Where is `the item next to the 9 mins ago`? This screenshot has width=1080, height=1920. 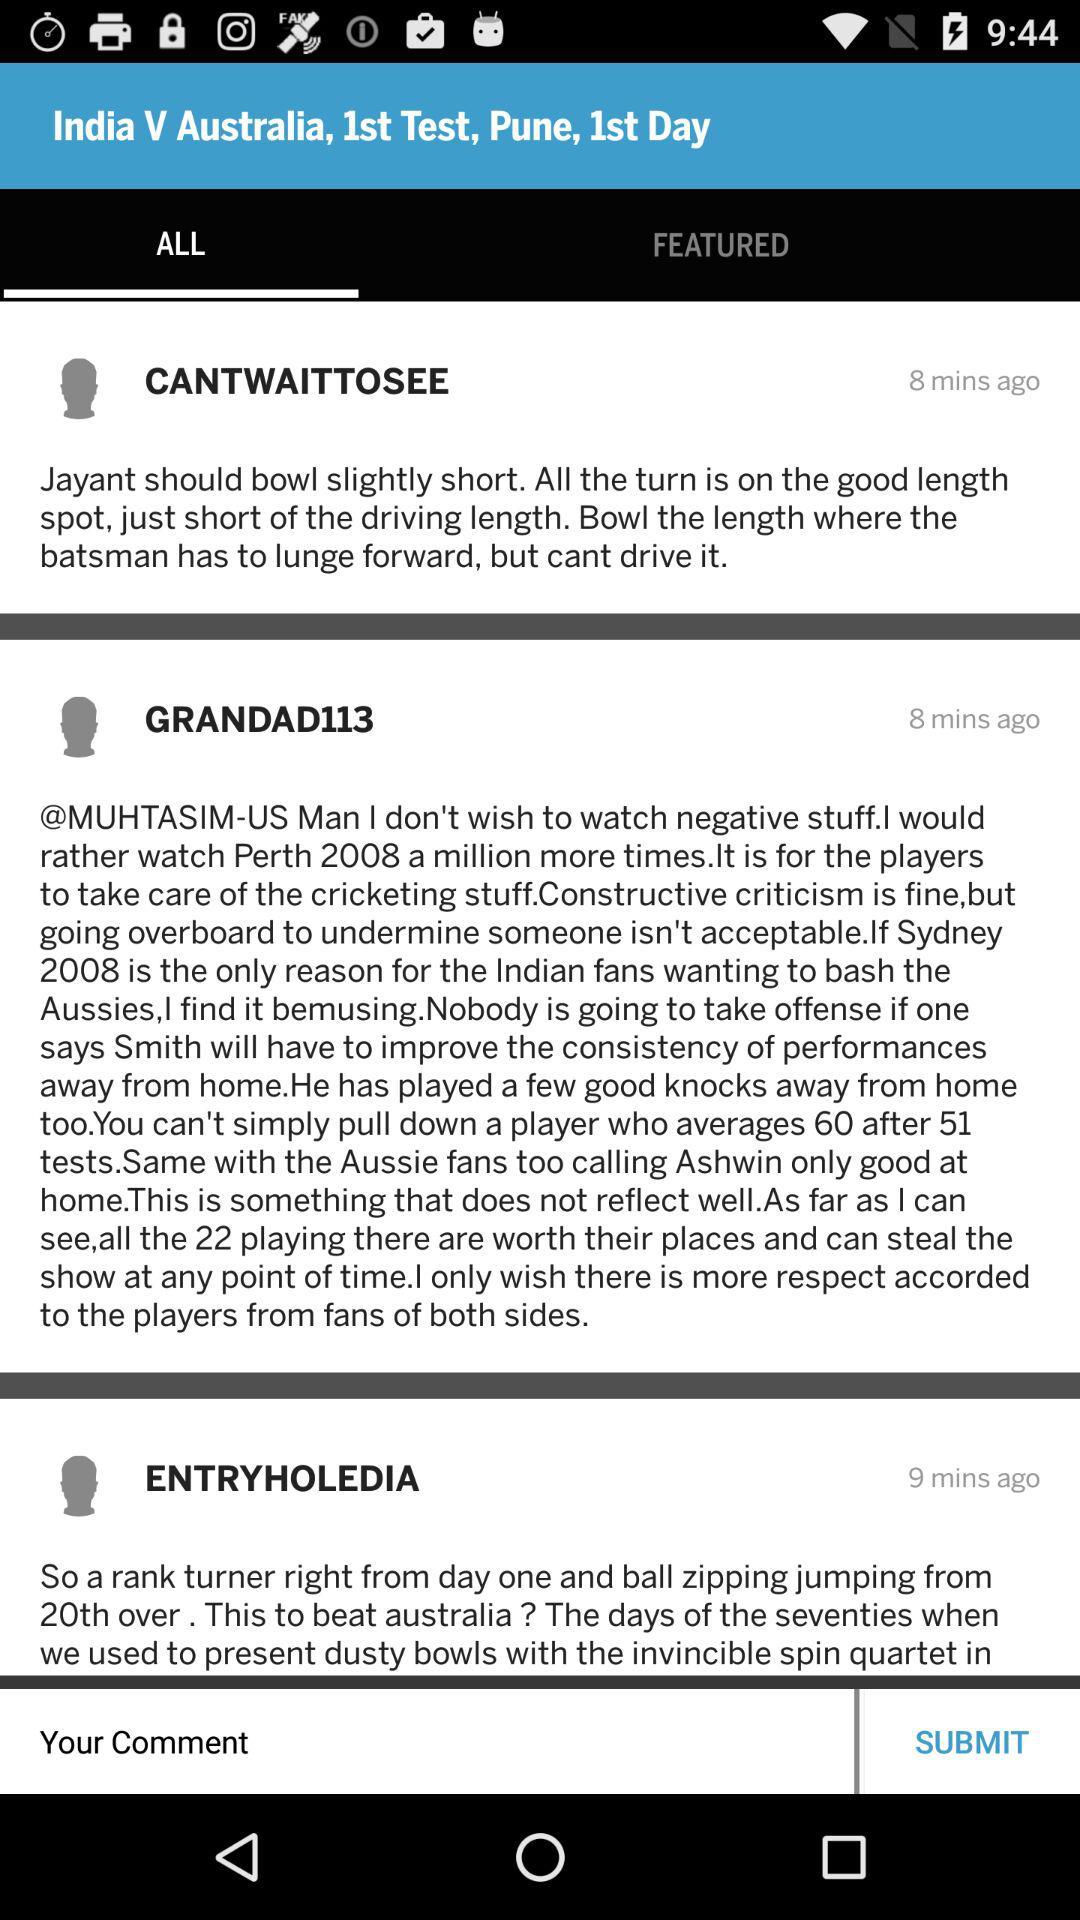
the item next to the 9 mins ago is located at coordinates (512, 1477).